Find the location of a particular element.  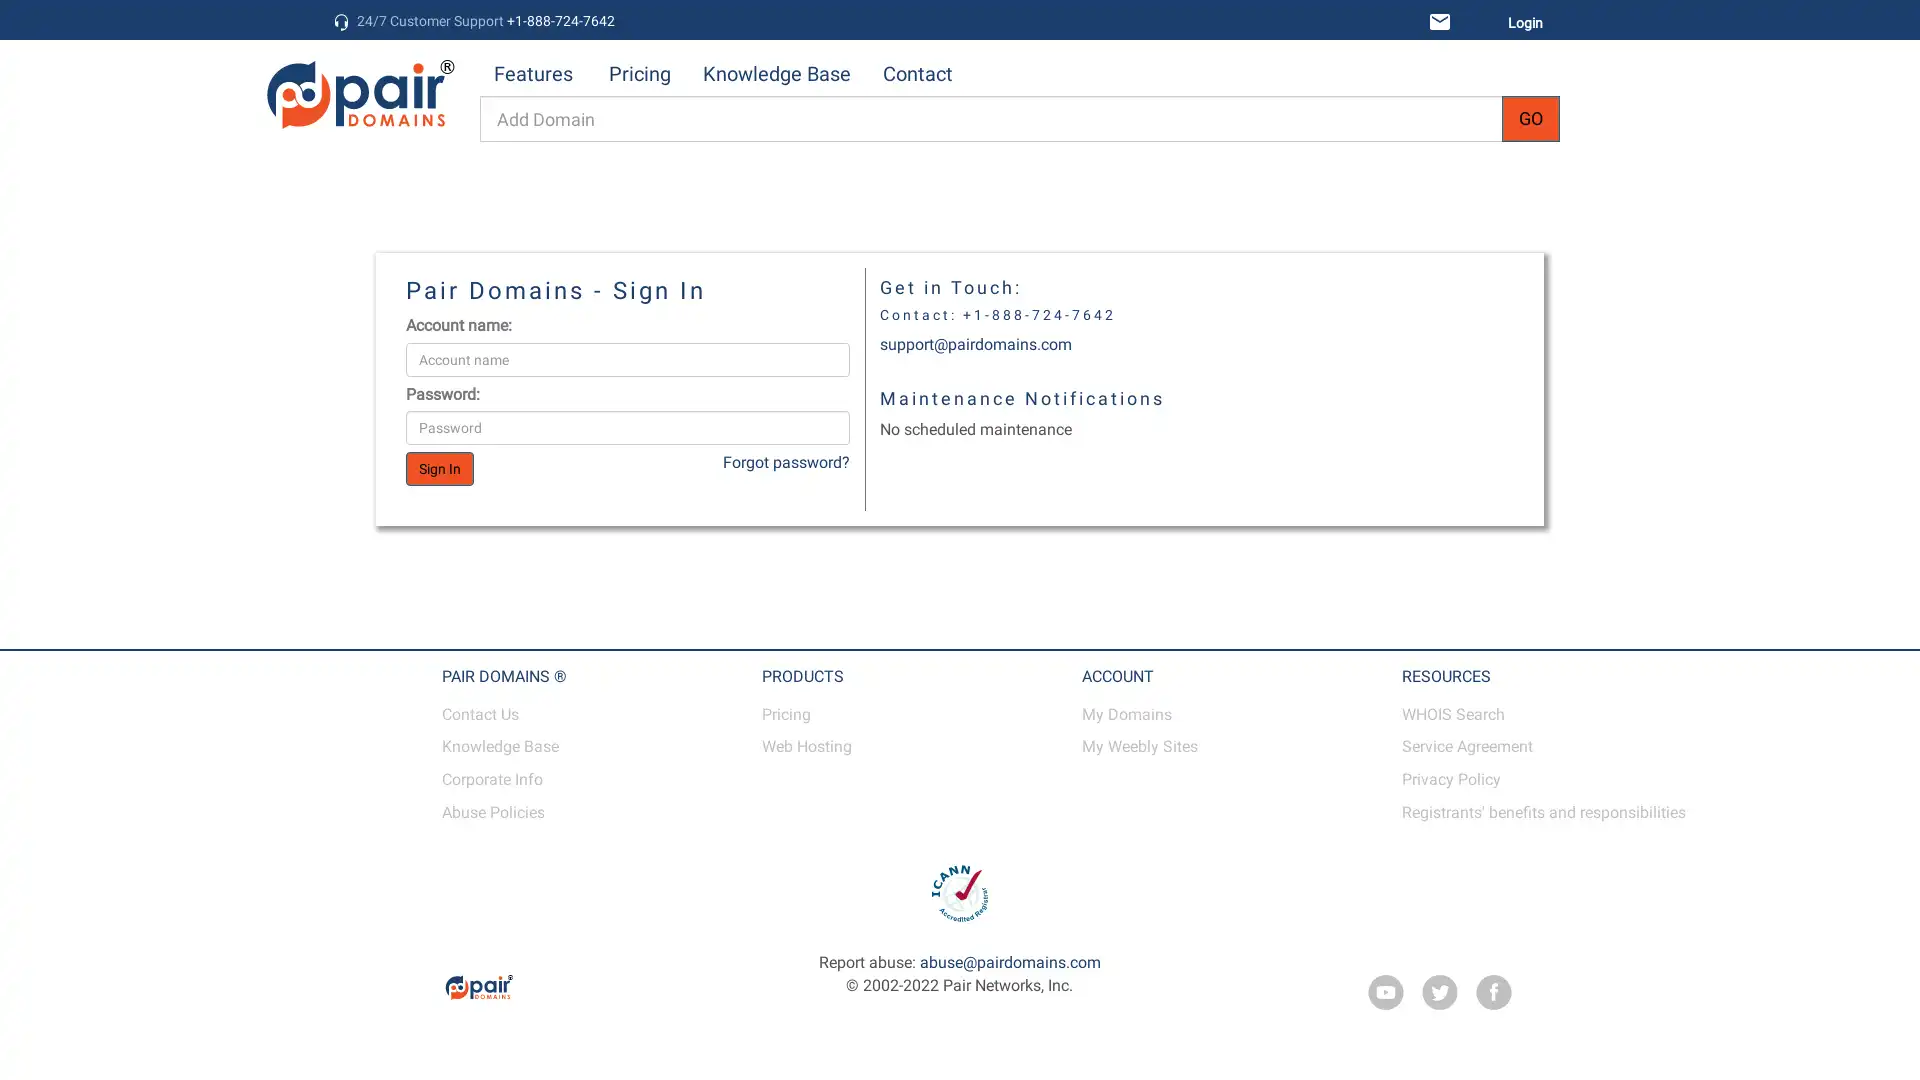

Sign In is located at coordinates (439, 469).